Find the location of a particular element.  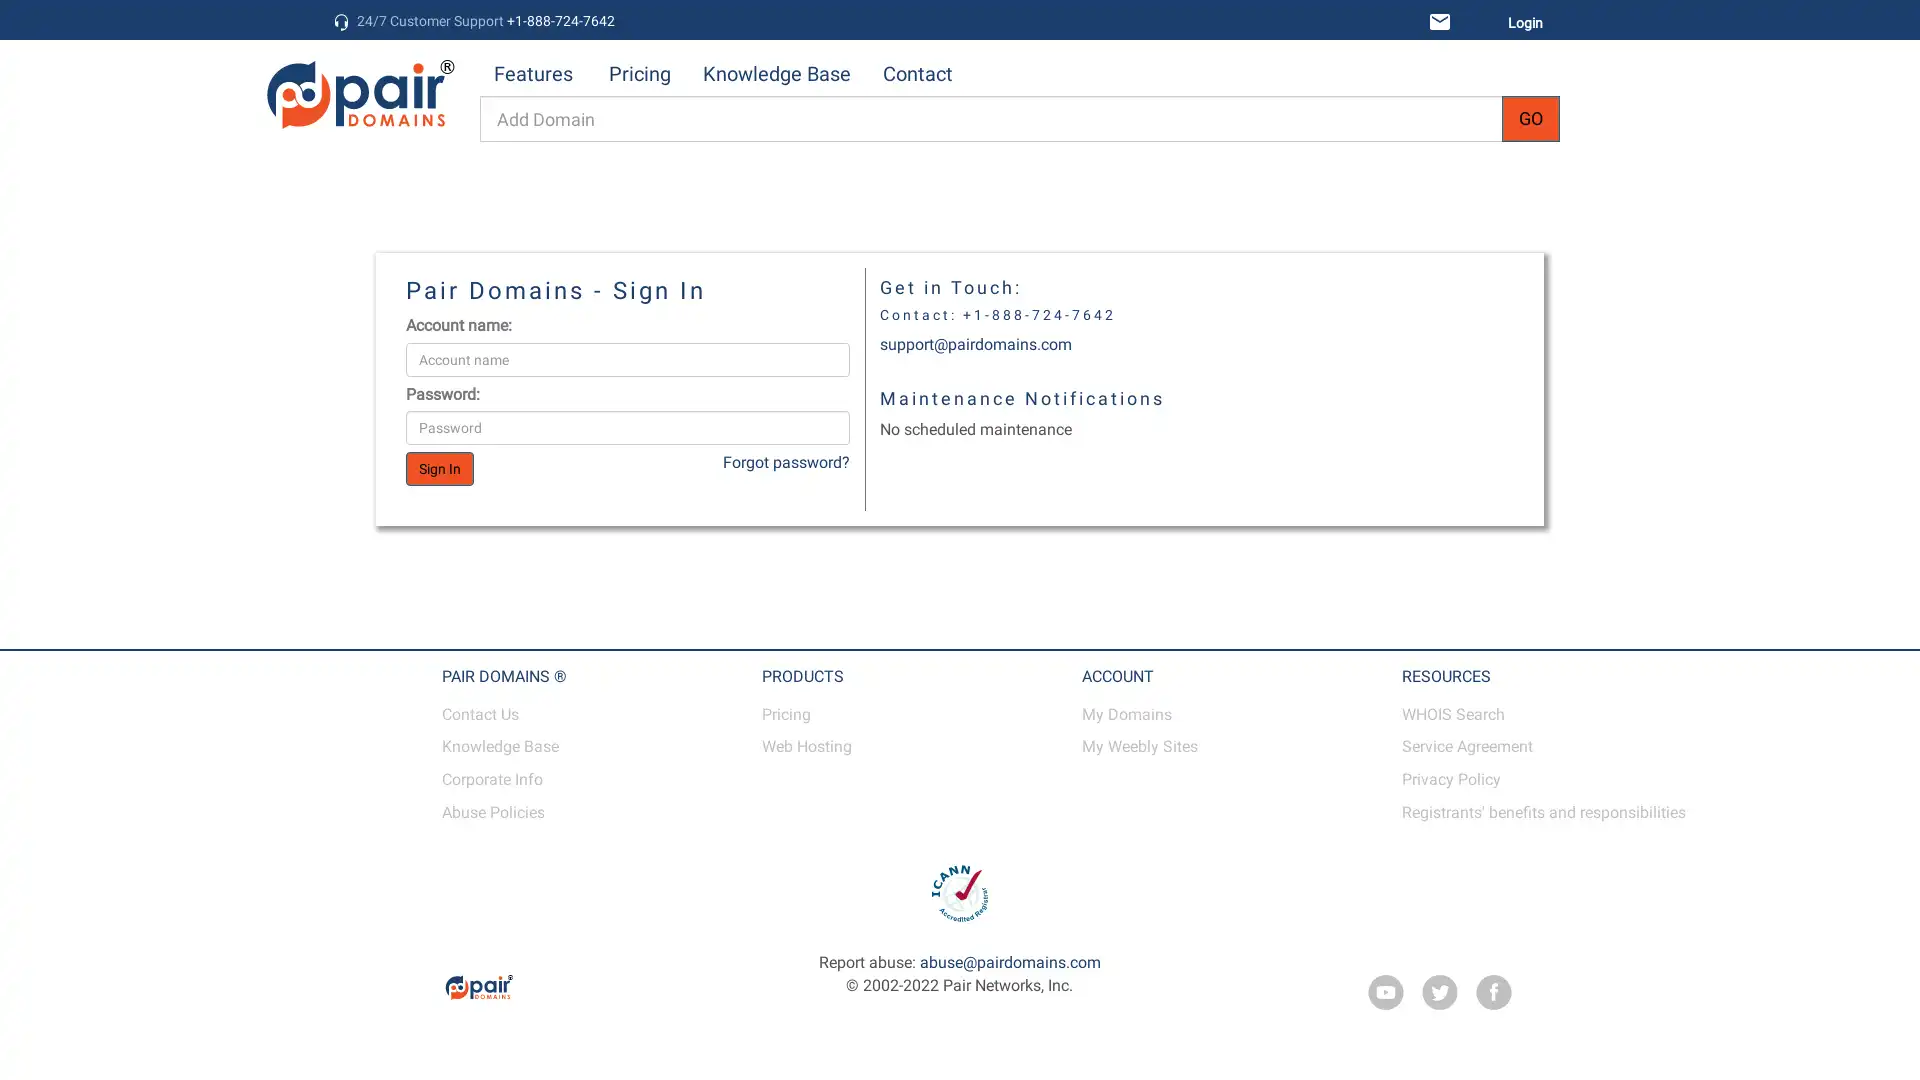

Sign In is located at coordinates (439, 469).